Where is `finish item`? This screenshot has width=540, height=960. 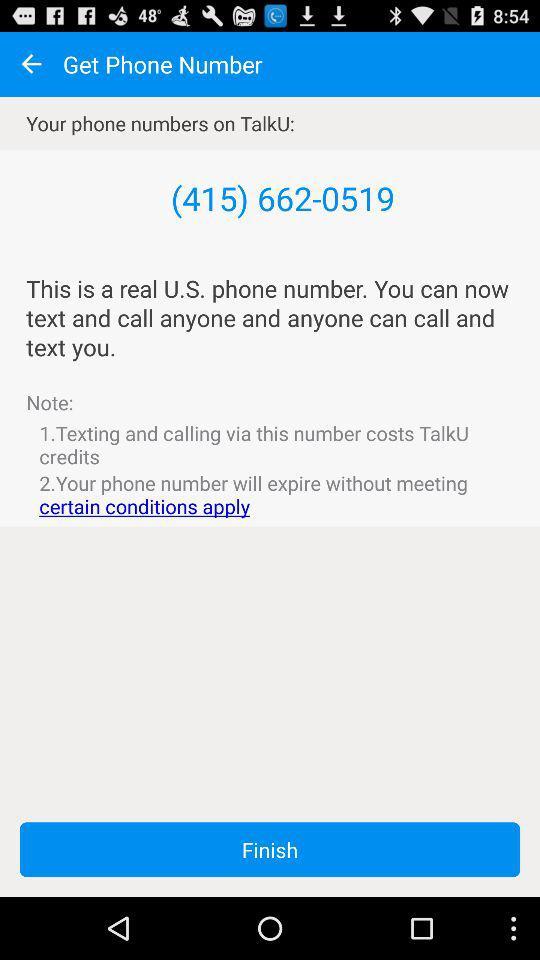 finish item is located at coordinates (270, 848).